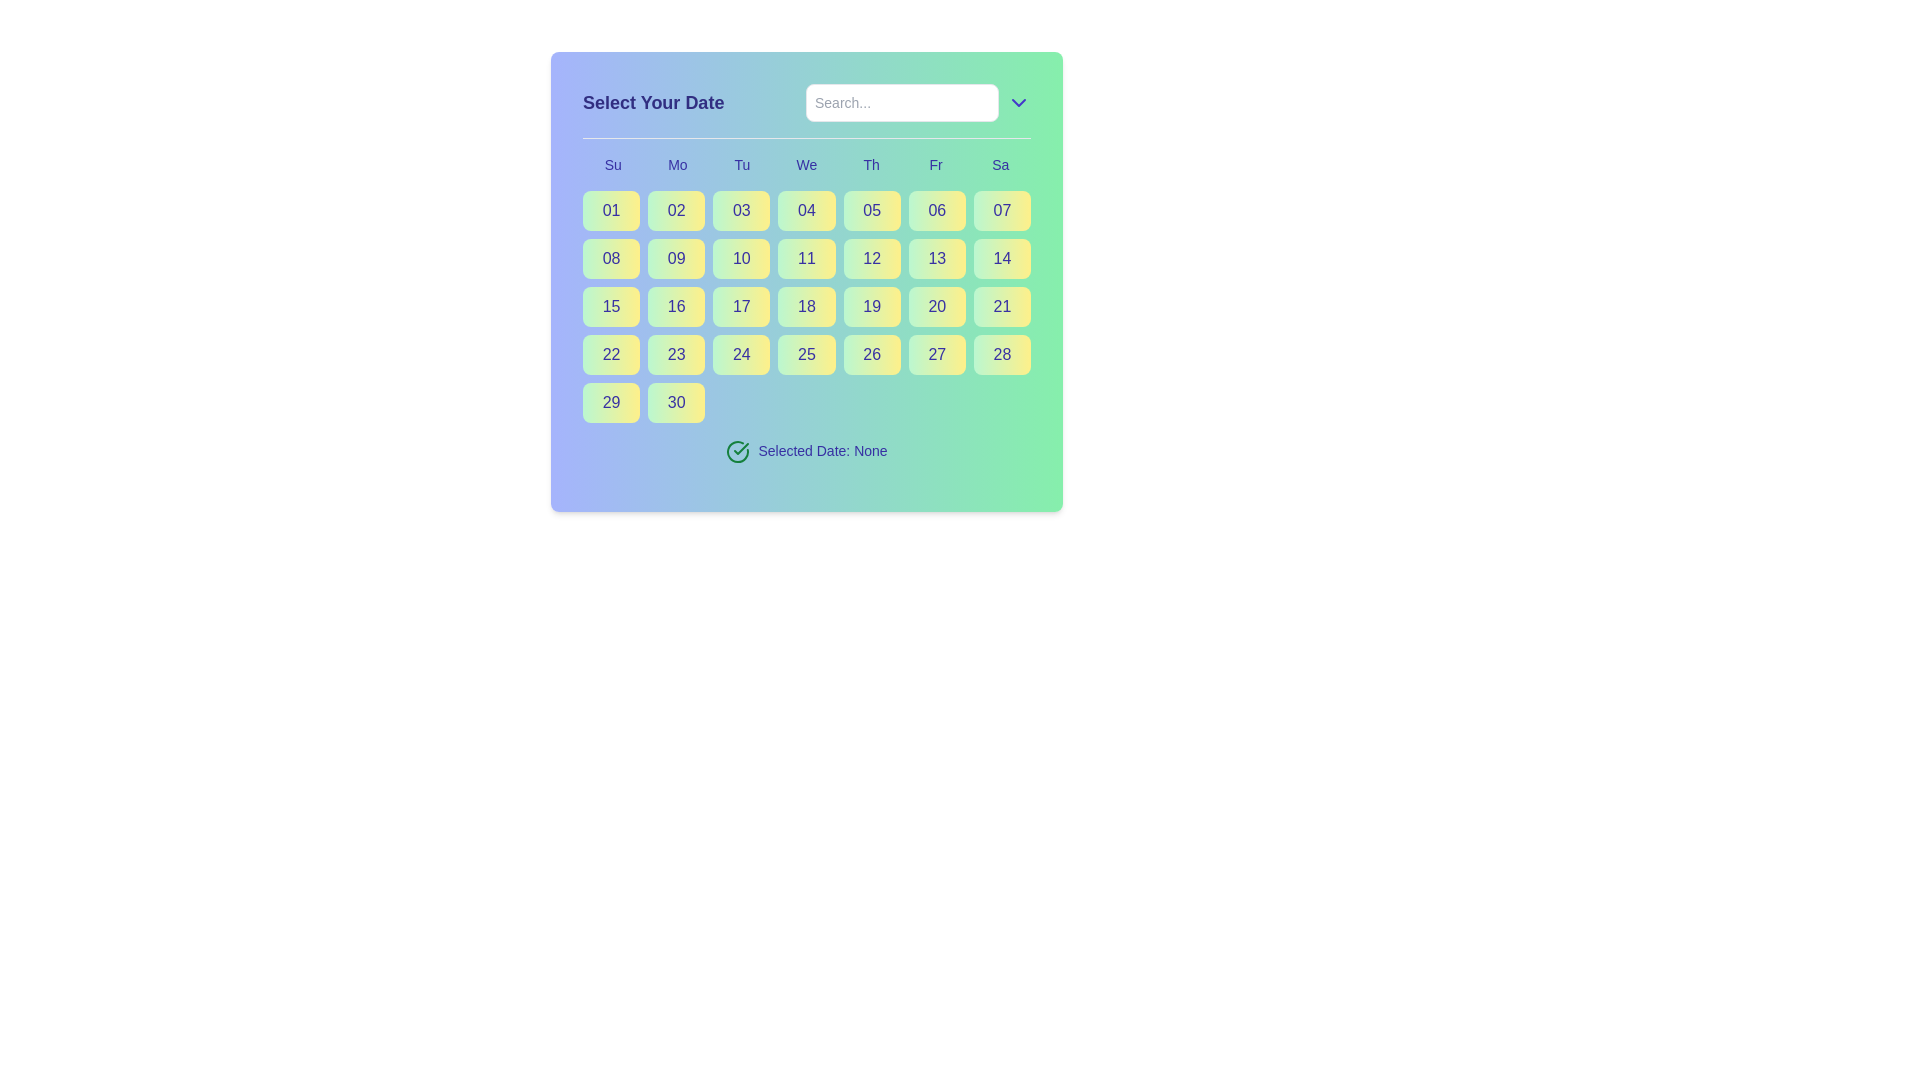  I want to click on the text label displaying 'Th', which represents Thursday, to possibly display a tooltip, so click(871, 164).